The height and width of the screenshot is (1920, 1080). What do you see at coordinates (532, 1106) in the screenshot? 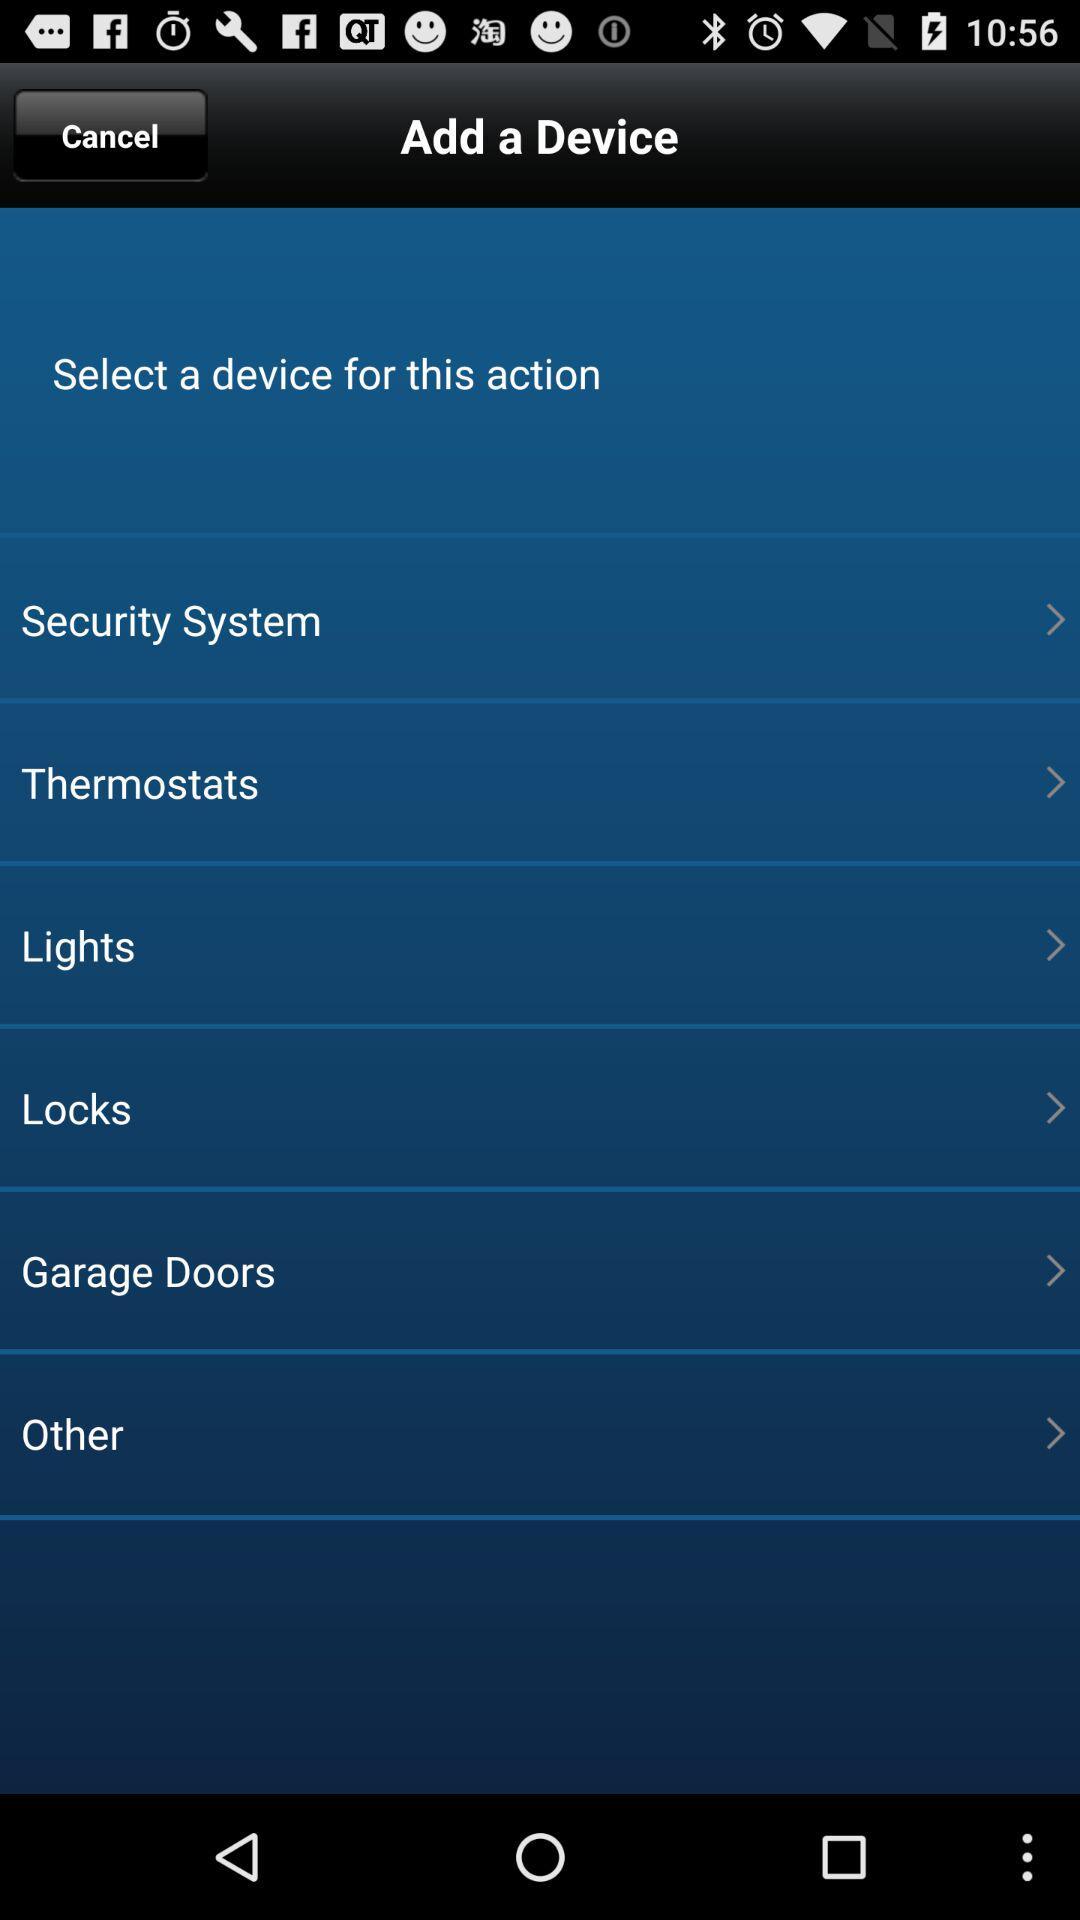
I see `the item above garage doors icon` at bounding box center [532, 1106].